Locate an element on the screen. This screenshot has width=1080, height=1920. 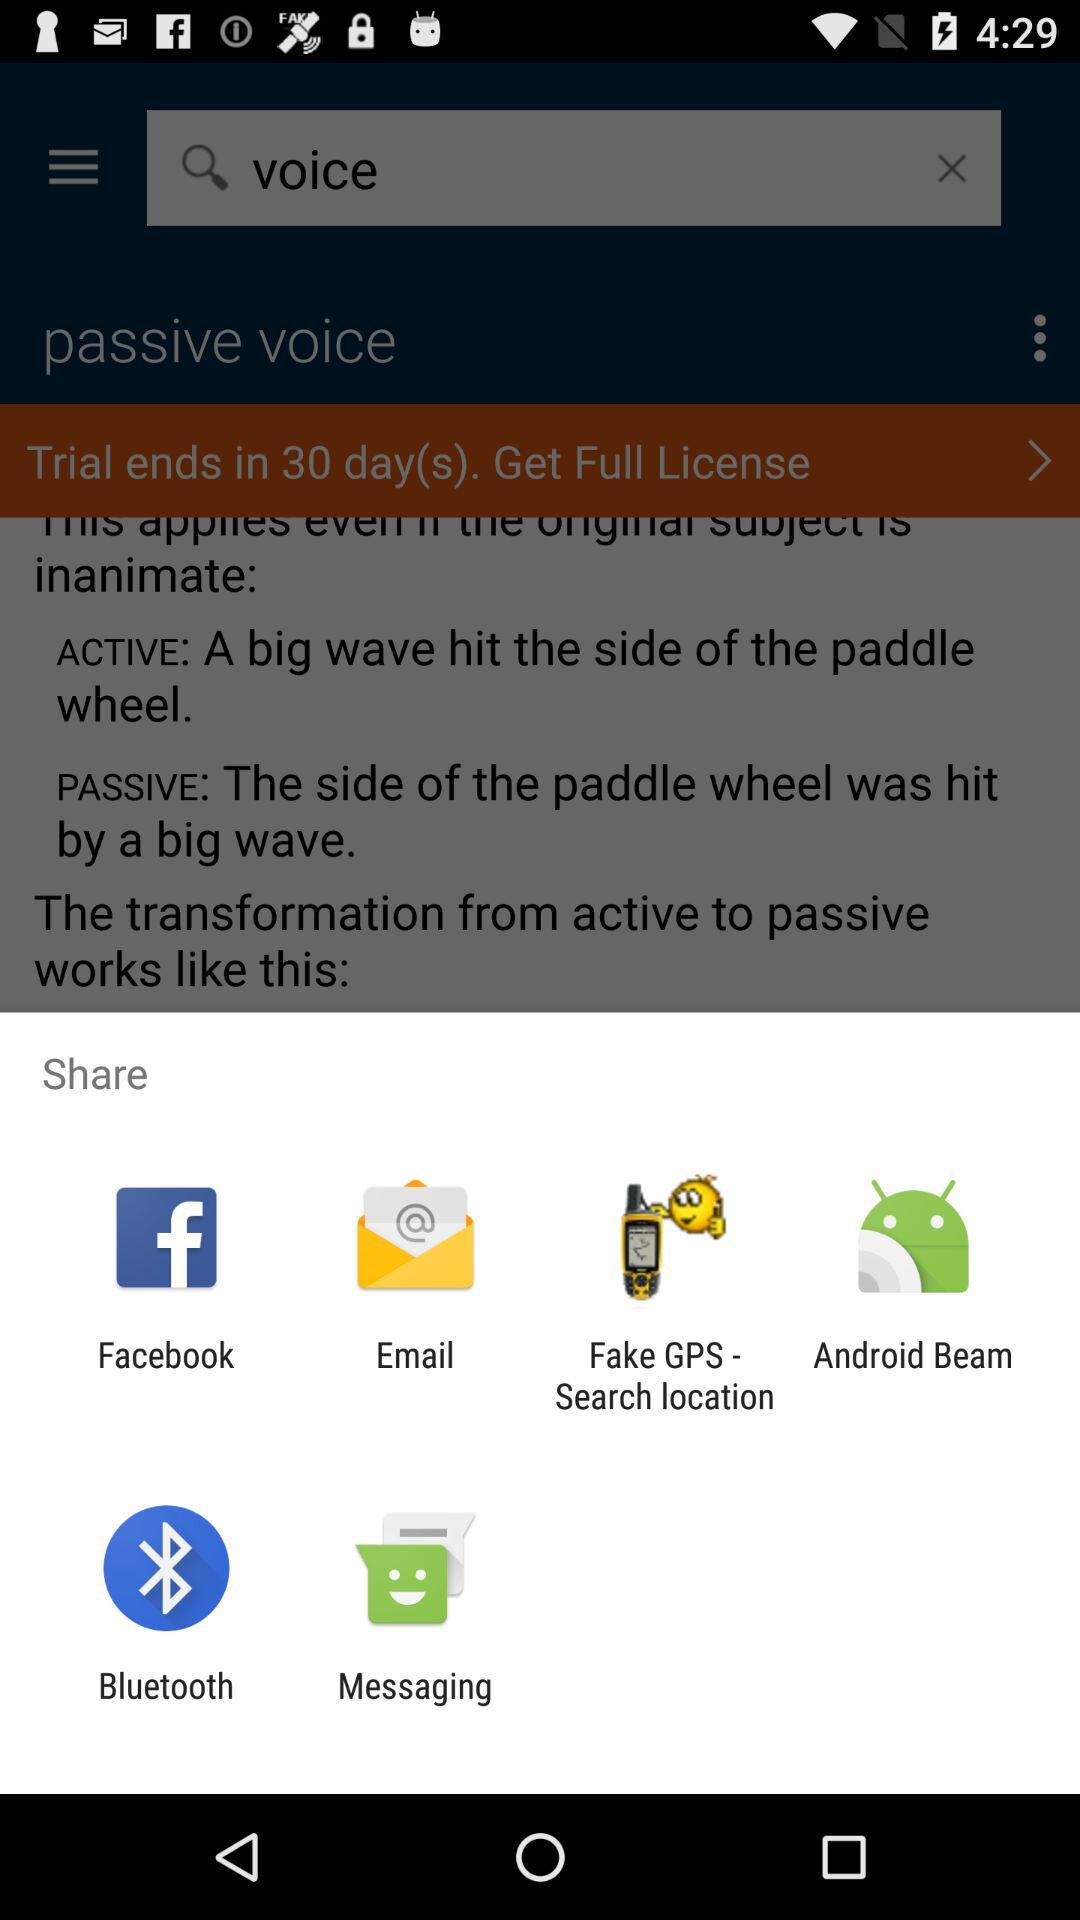
the item to the right of fake gps search is located at coordinates (913, 1374).